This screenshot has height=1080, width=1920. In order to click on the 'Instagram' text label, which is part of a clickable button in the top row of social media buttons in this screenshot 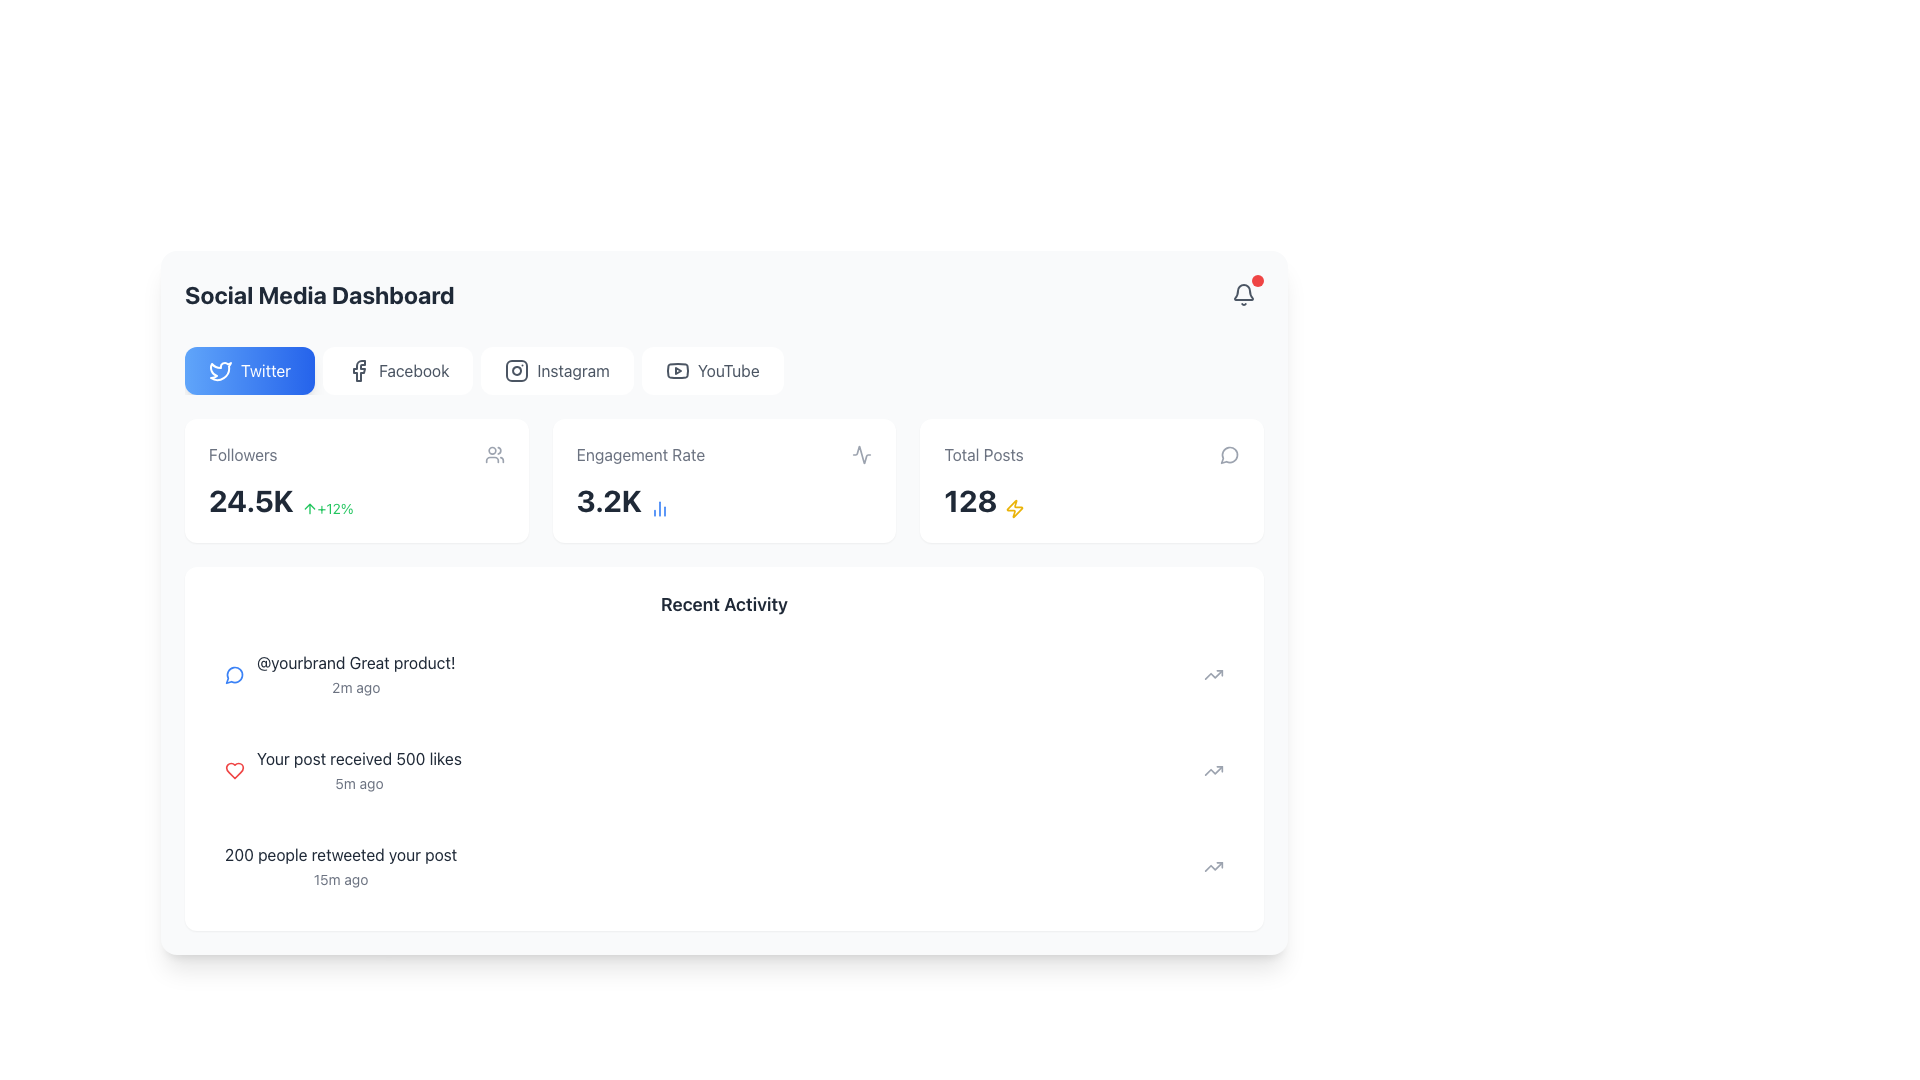, I will do `click(572, 370)`.